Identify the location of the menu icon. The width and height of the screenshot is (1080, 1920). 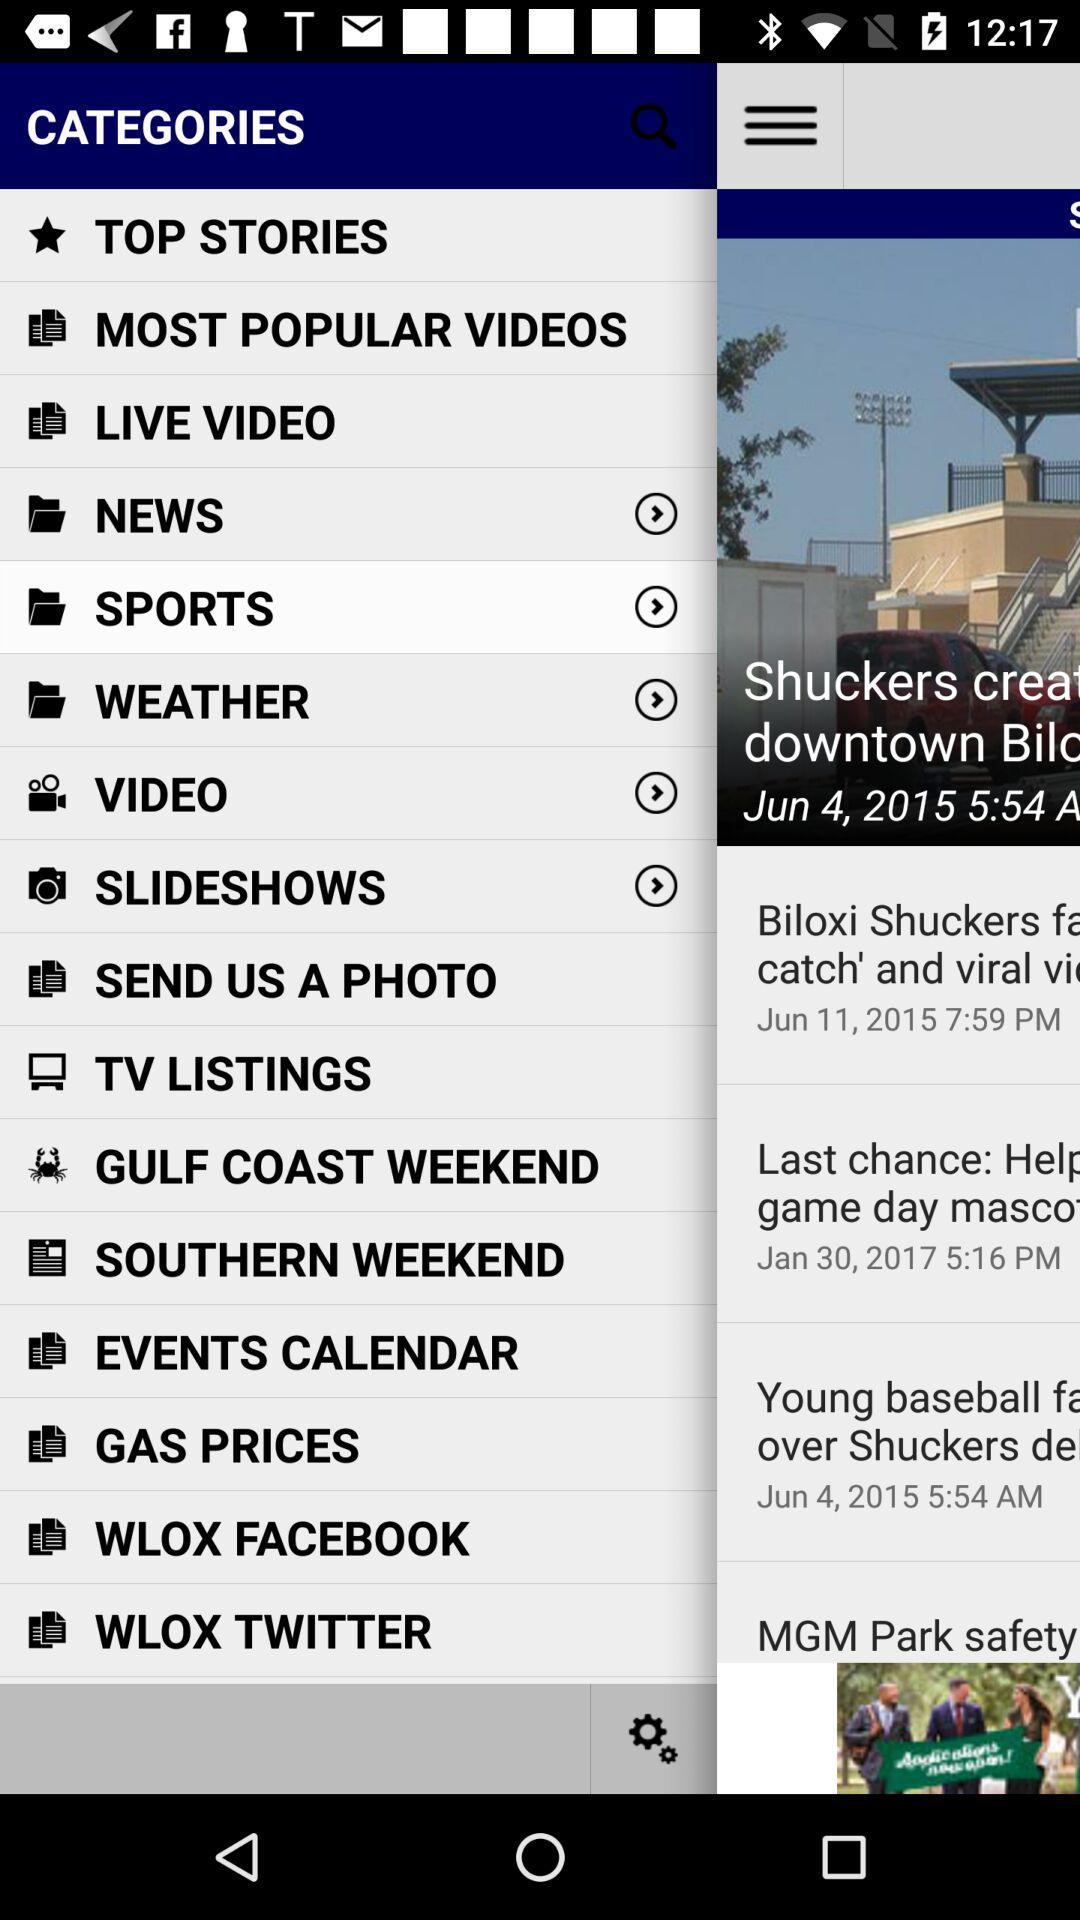
(778, 124).